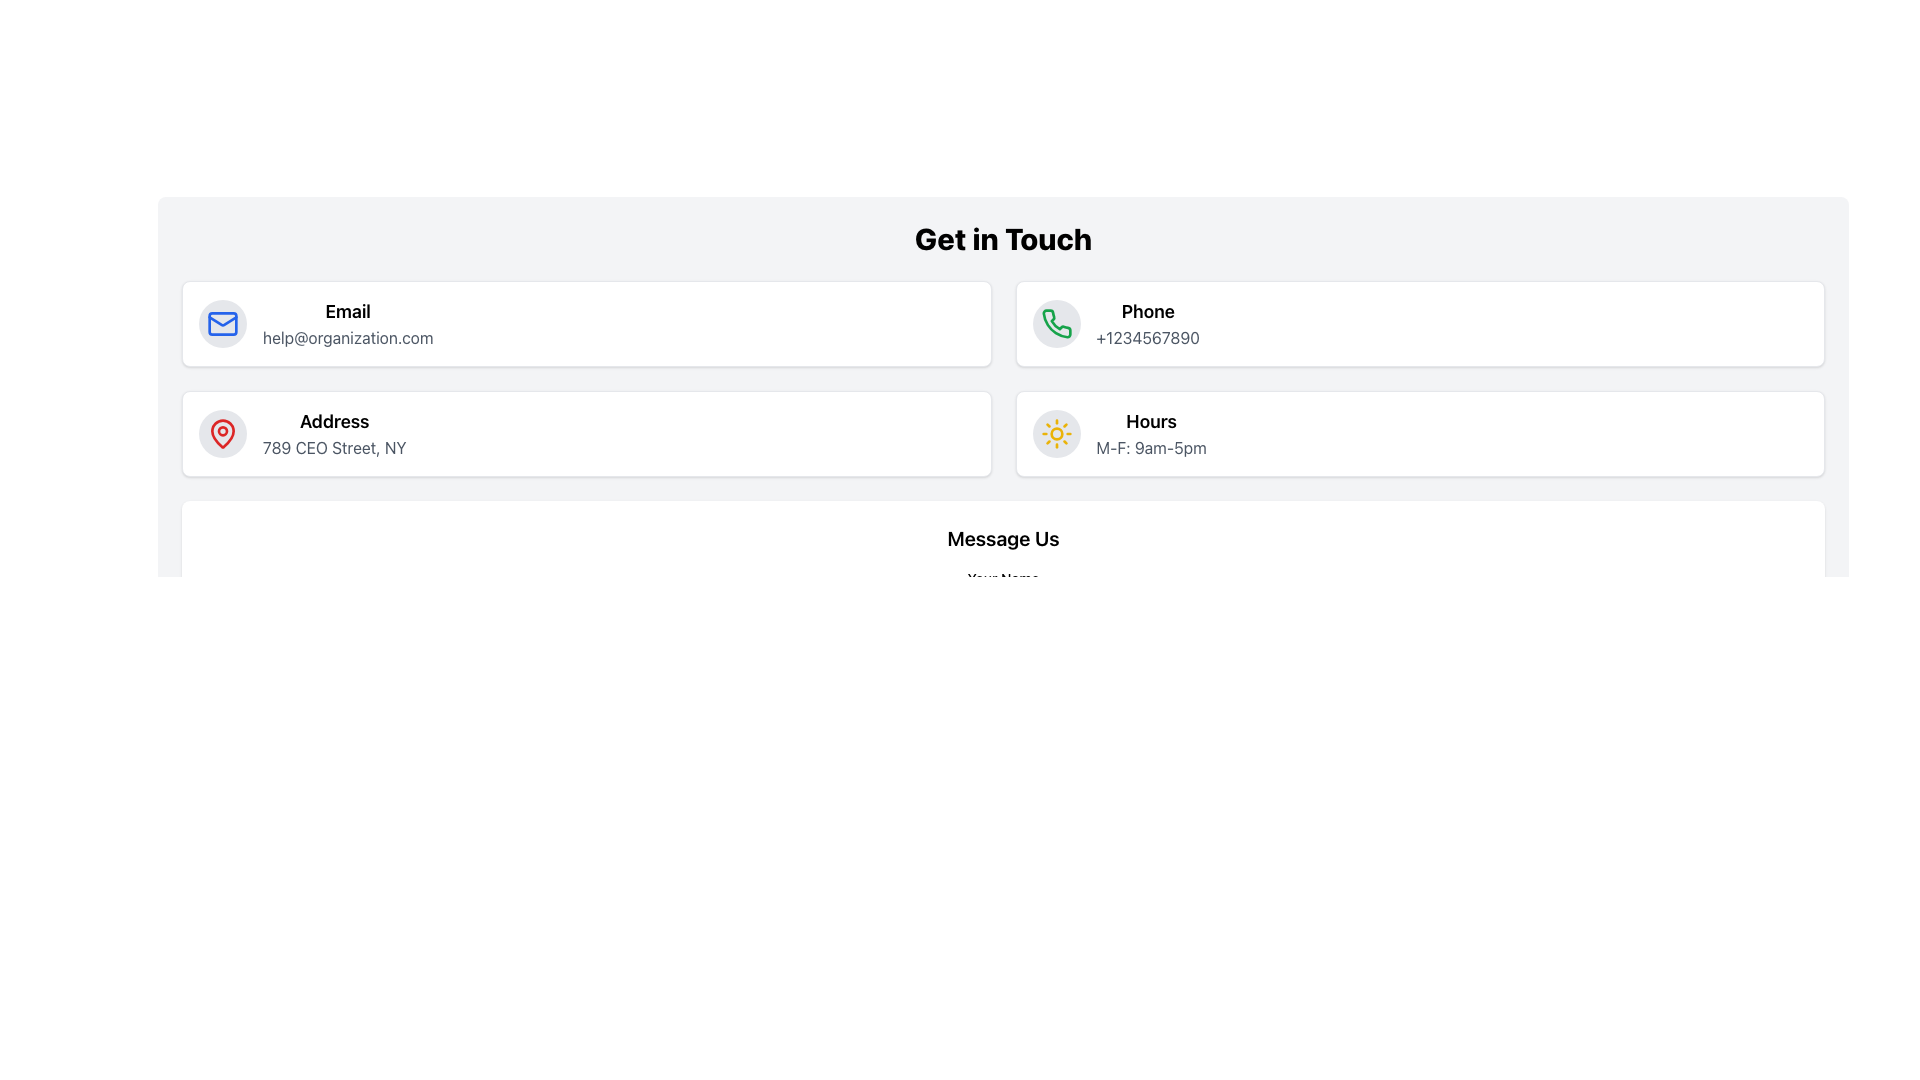 This screenshot has height=1080, width=1920. Describe the element at coordinates (1055, 433) in the screenshot. I see `the small filled circle within the sun icon located in the 'Hours' section of the interface, which is to the right of the 'Phone' section and below the 'Get in Touch' heading` at that location.